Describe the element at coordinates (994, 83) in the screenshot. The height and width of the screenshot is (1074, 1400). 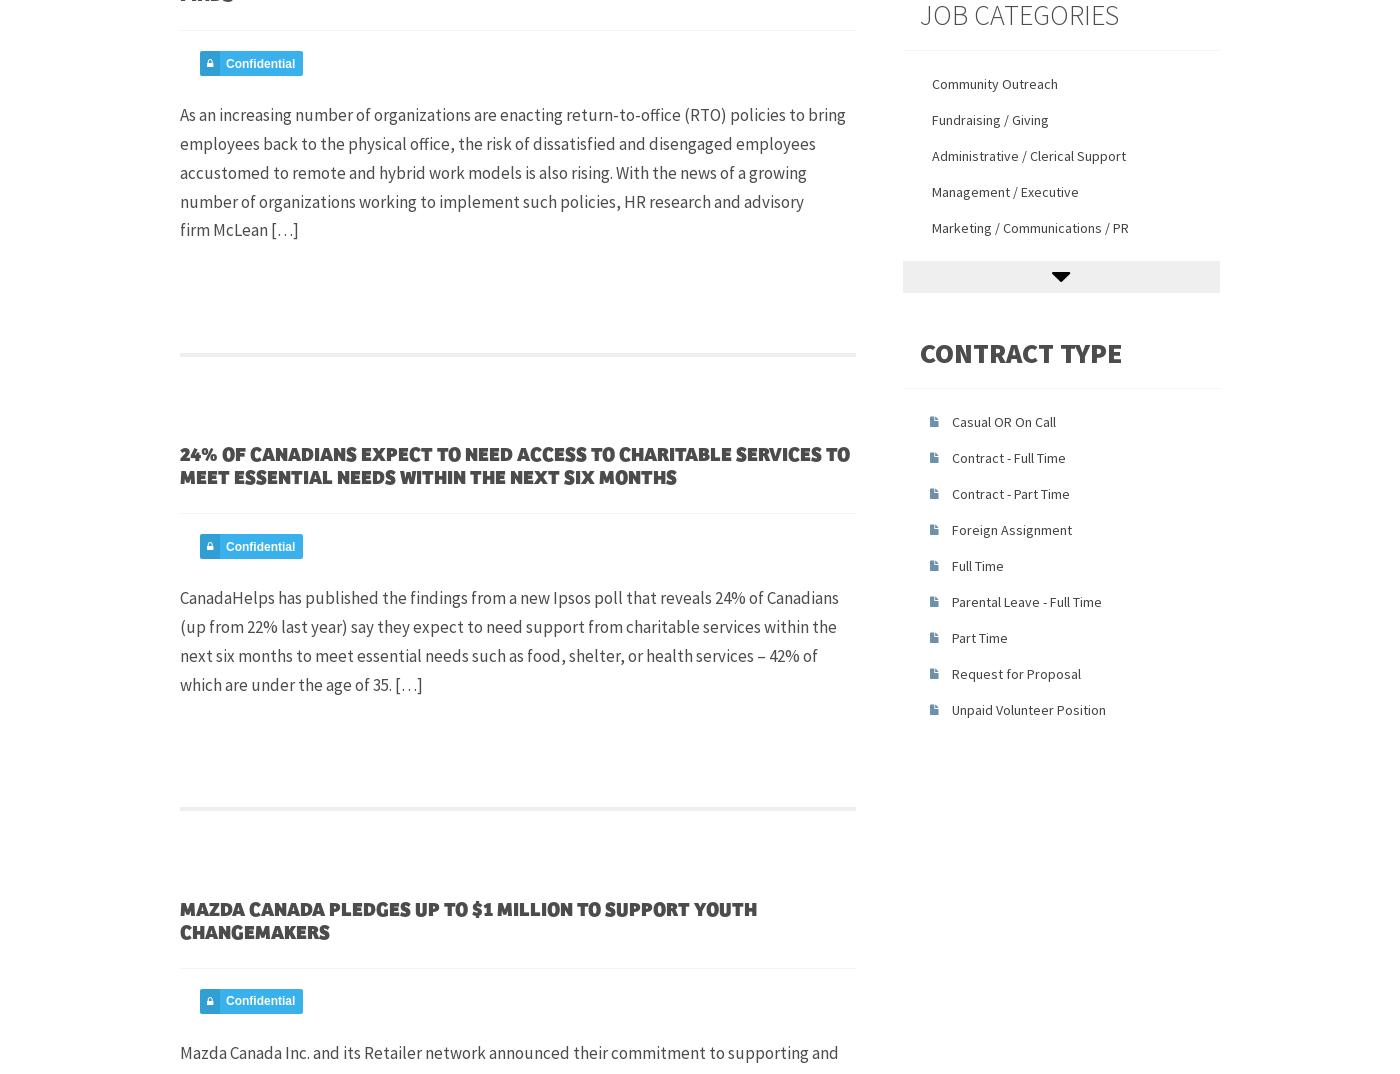
I see `'Community Outreach'` at that location.